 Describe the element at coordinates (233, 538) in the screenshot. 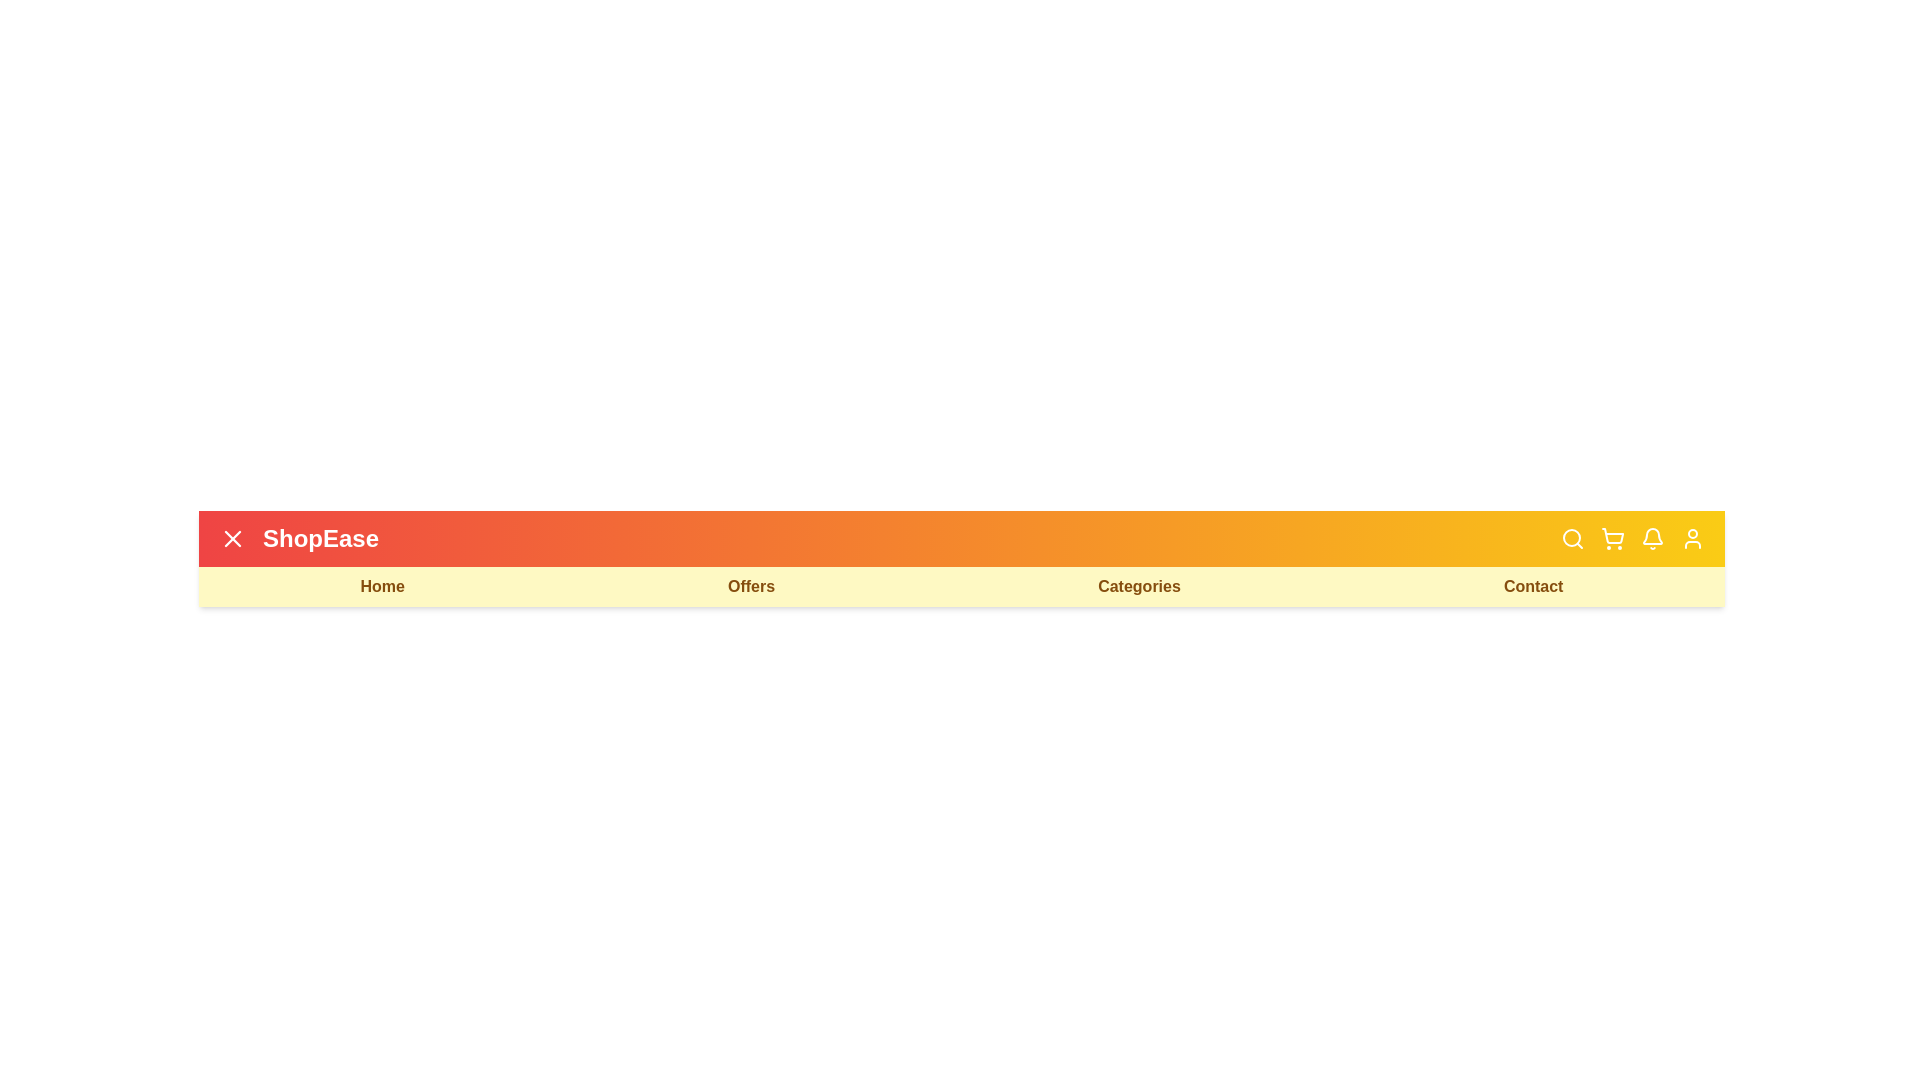

I see `the menu button to toggle the menu visibility` at that location.